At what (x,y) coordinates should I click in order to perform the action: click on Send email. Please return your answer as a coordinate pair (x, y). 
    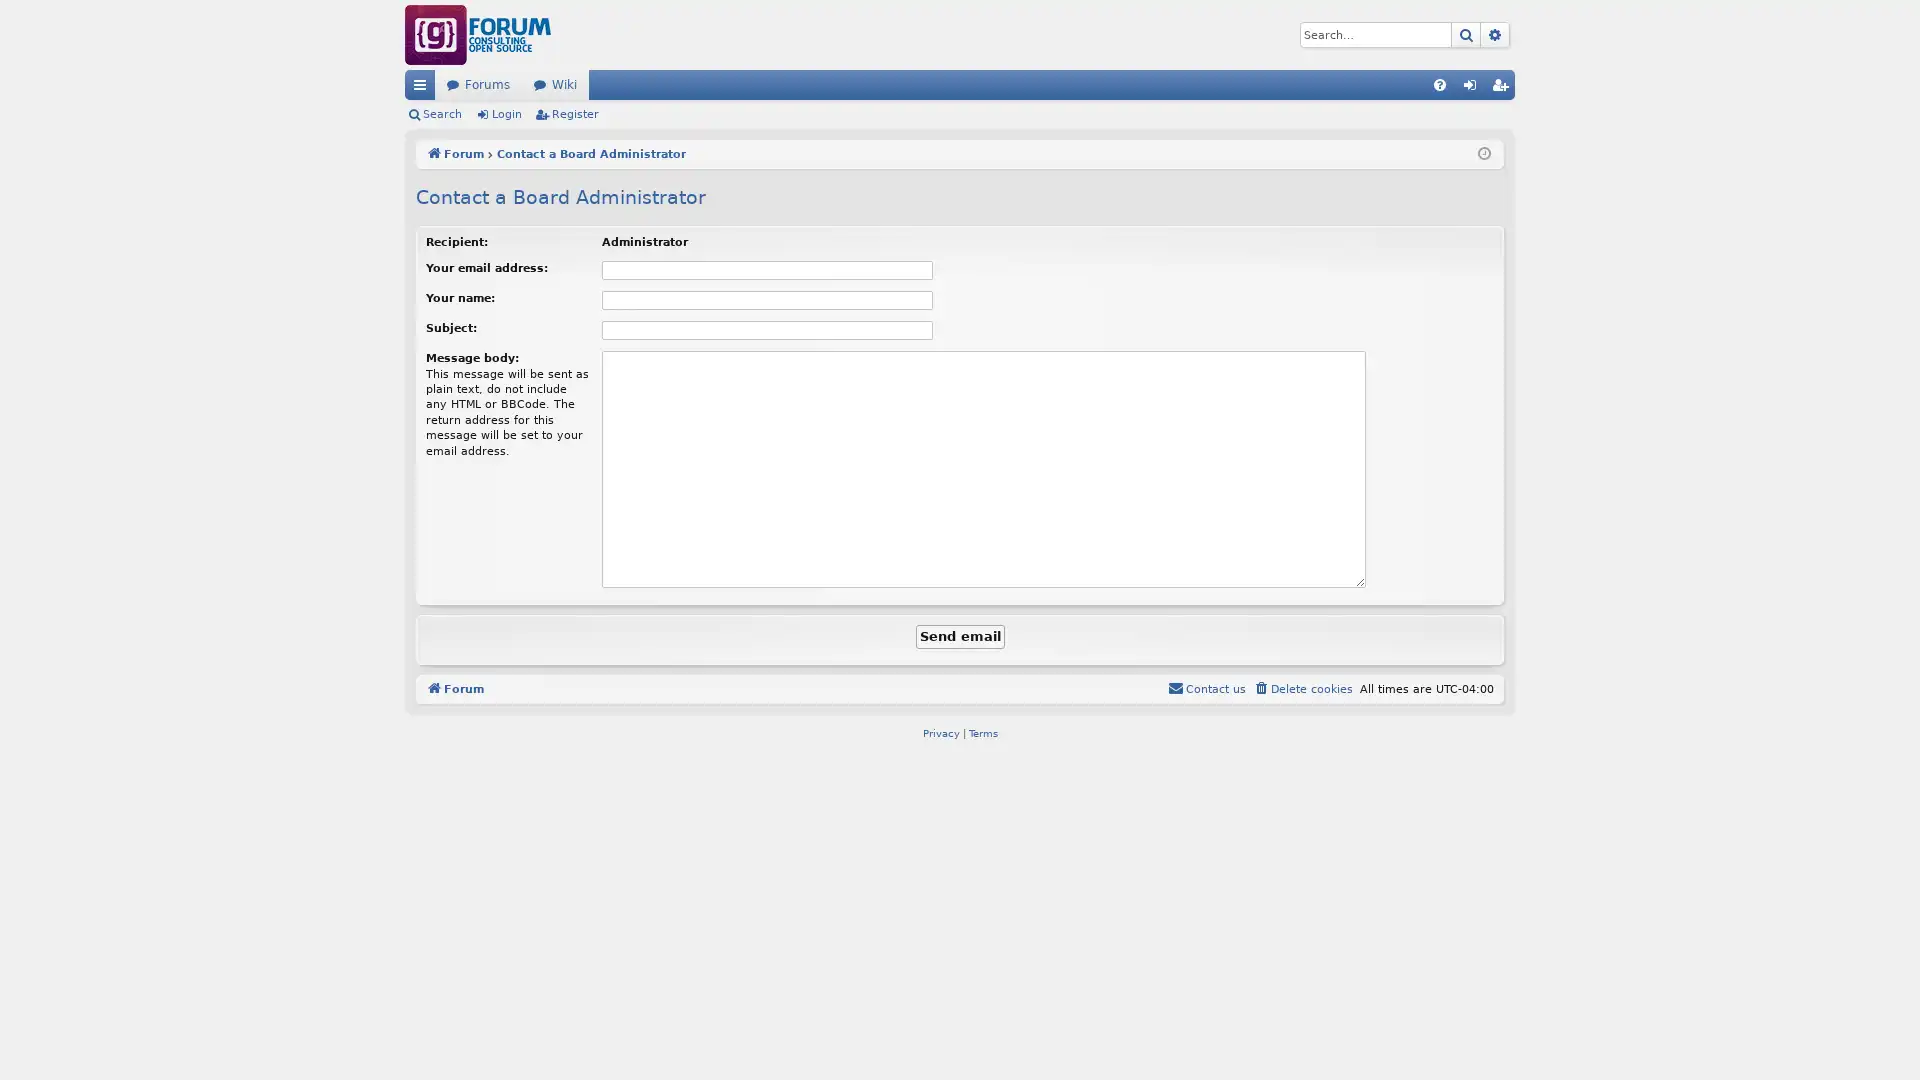
    Looking at the image, I should click on (958, 636).